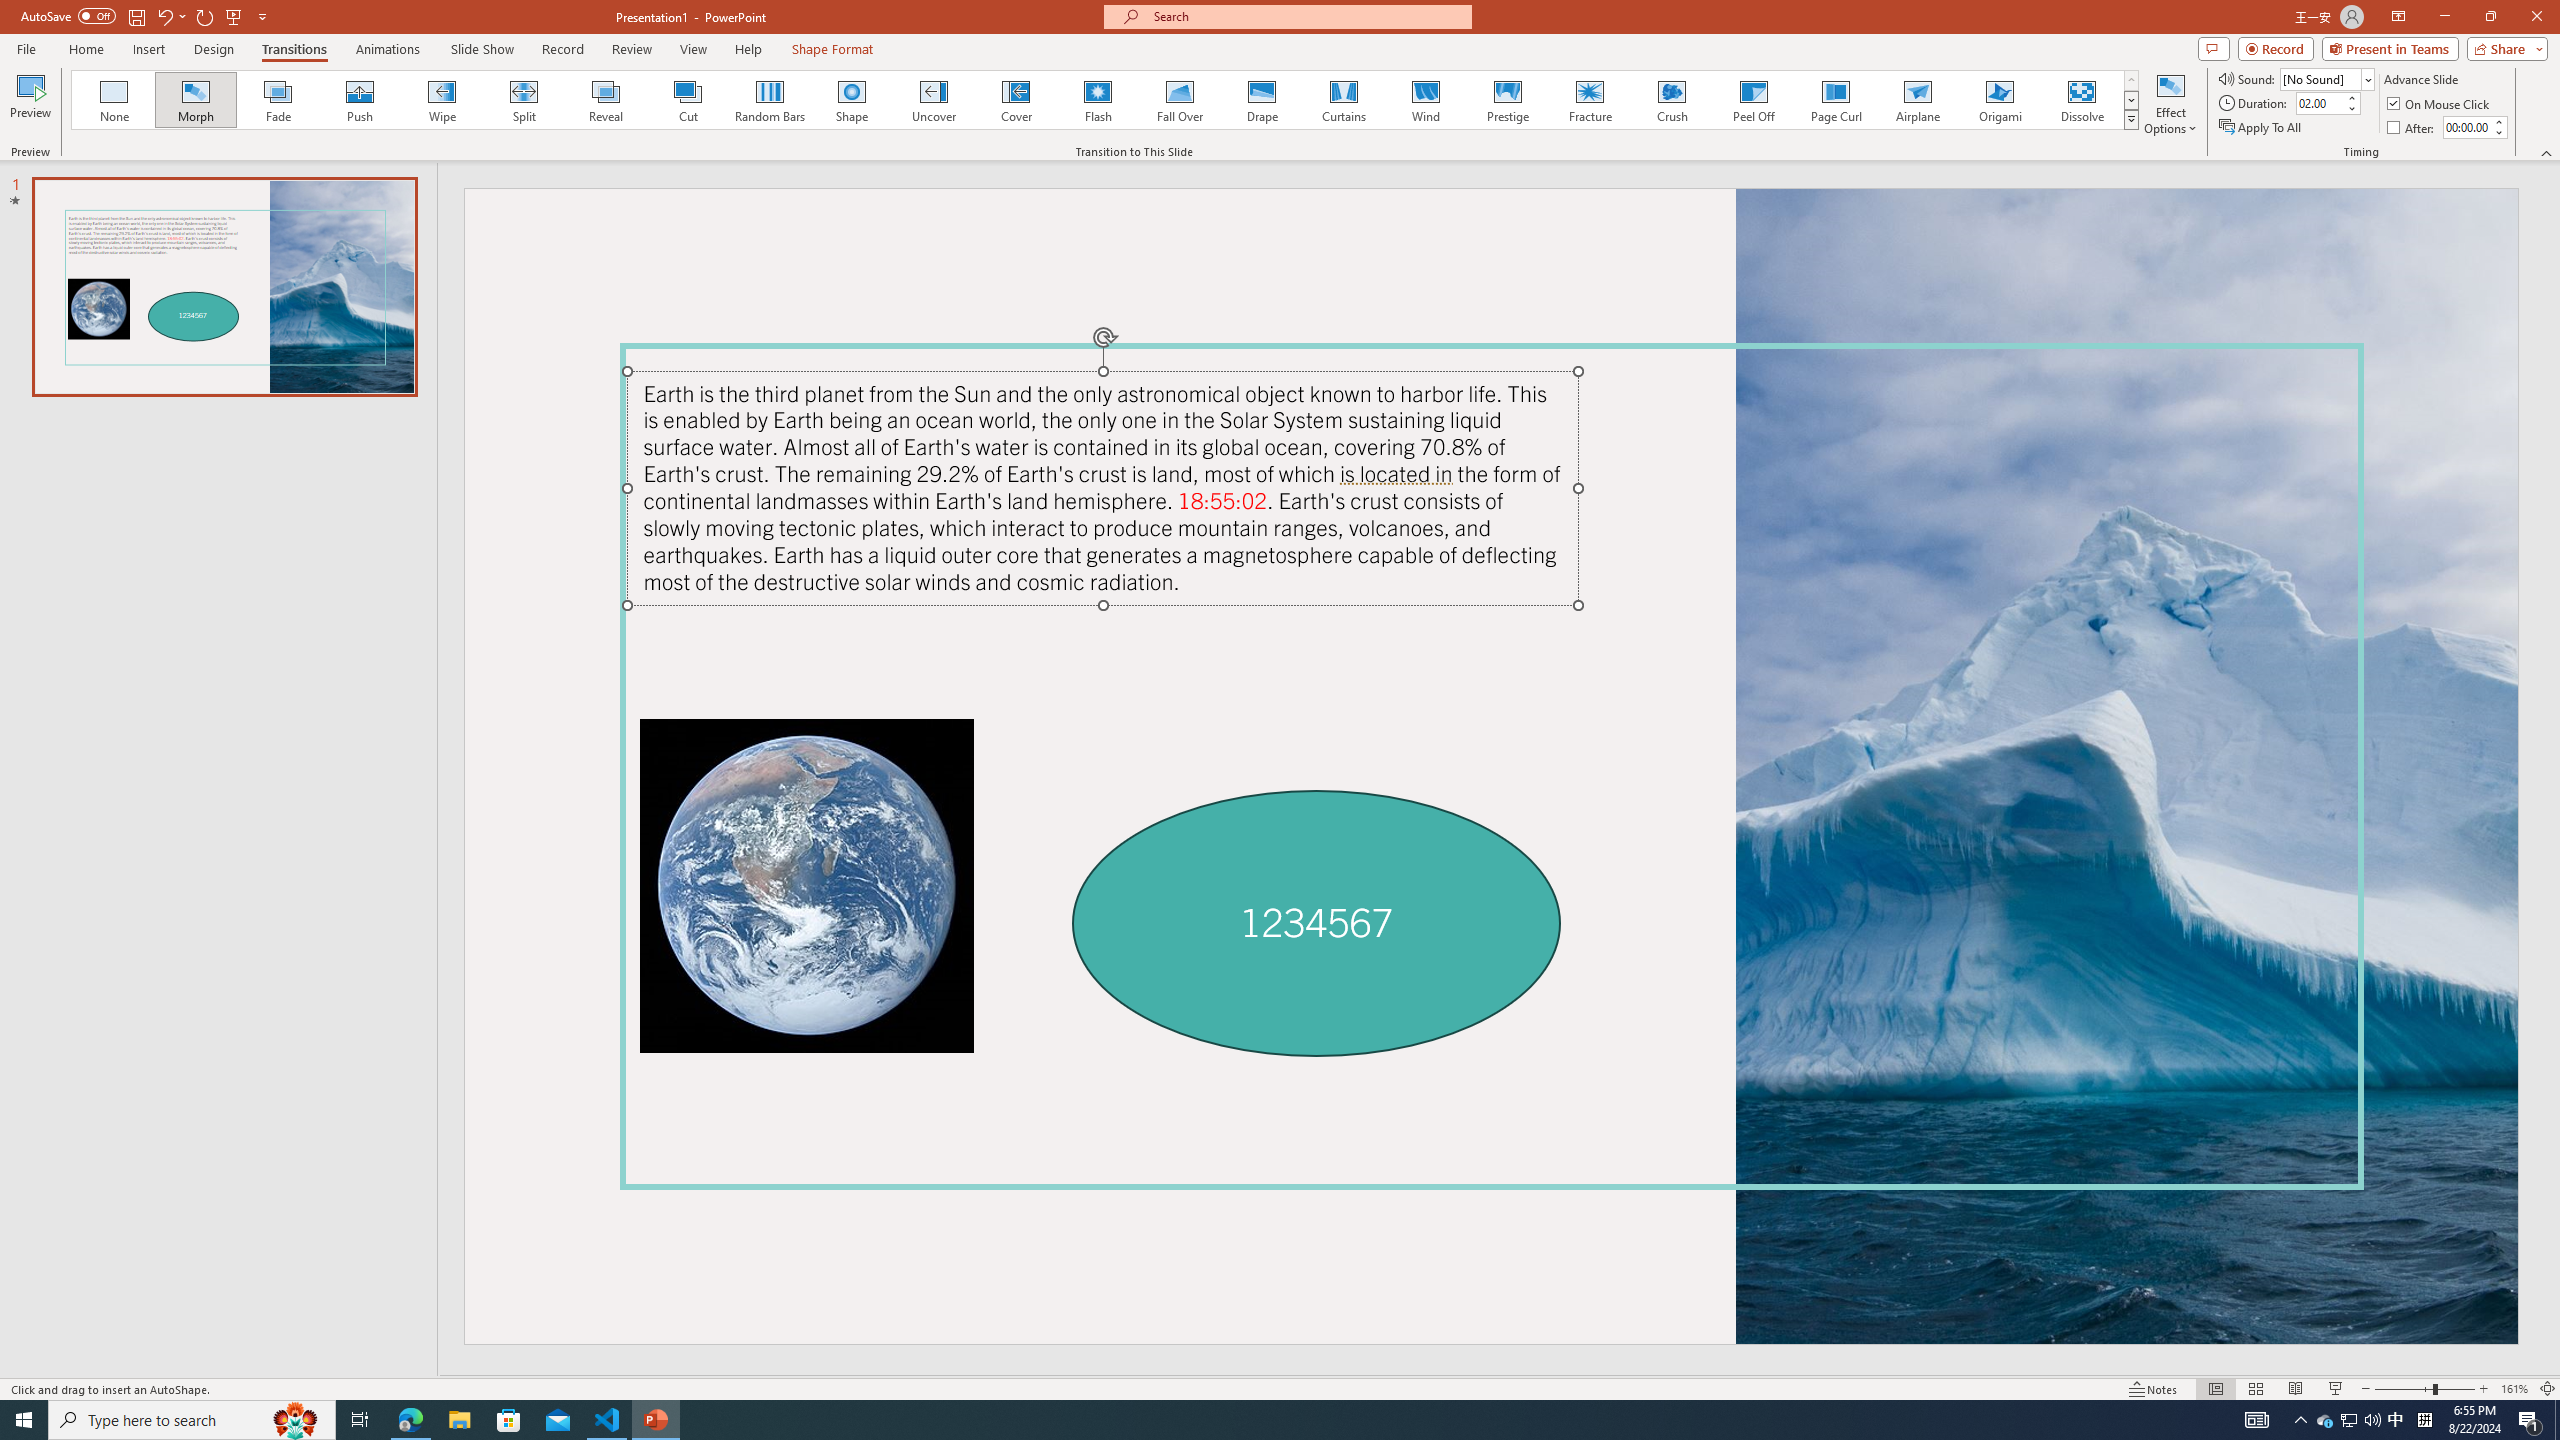 The width and height of the screenshot is (2560, 1440). I want to click on 'Page Curl', so click(1834, 99).